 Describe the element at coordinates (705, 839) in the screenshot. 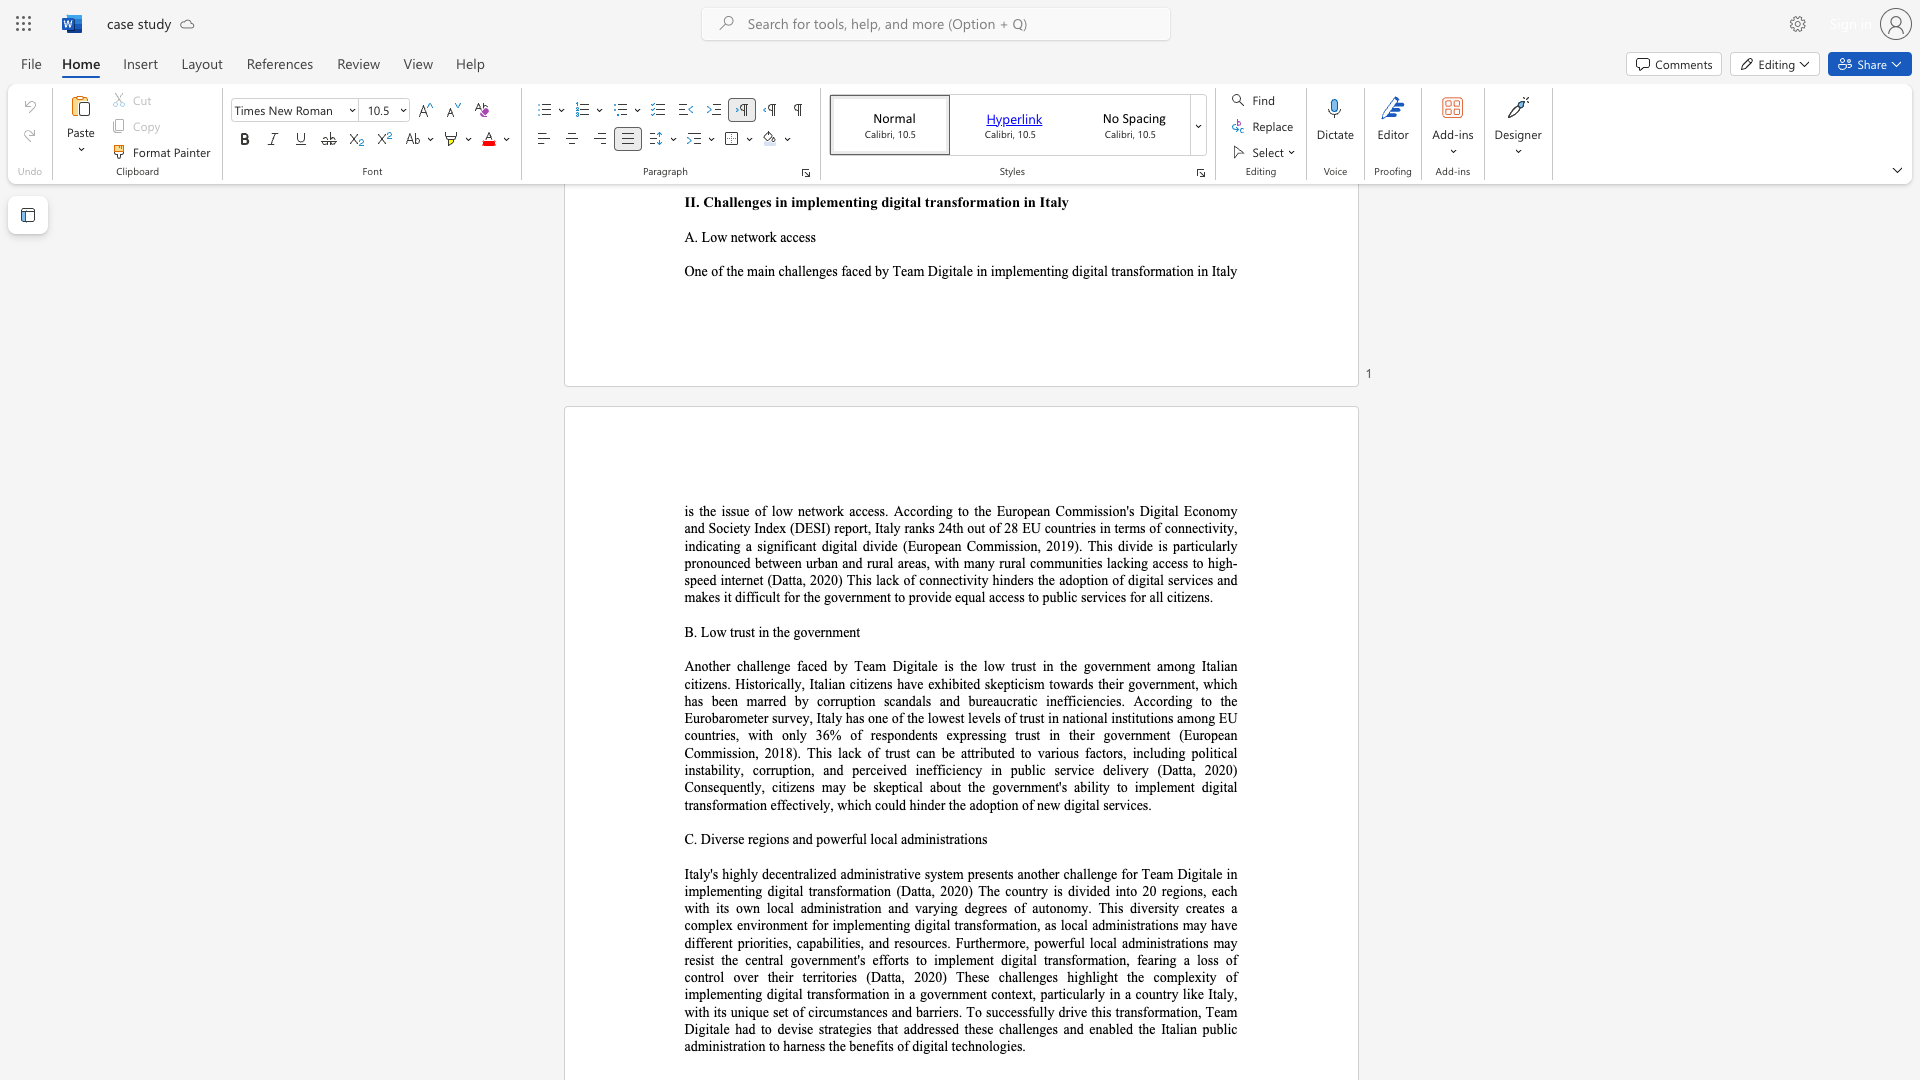

I see `the 1th character "D" in the text` at that location.